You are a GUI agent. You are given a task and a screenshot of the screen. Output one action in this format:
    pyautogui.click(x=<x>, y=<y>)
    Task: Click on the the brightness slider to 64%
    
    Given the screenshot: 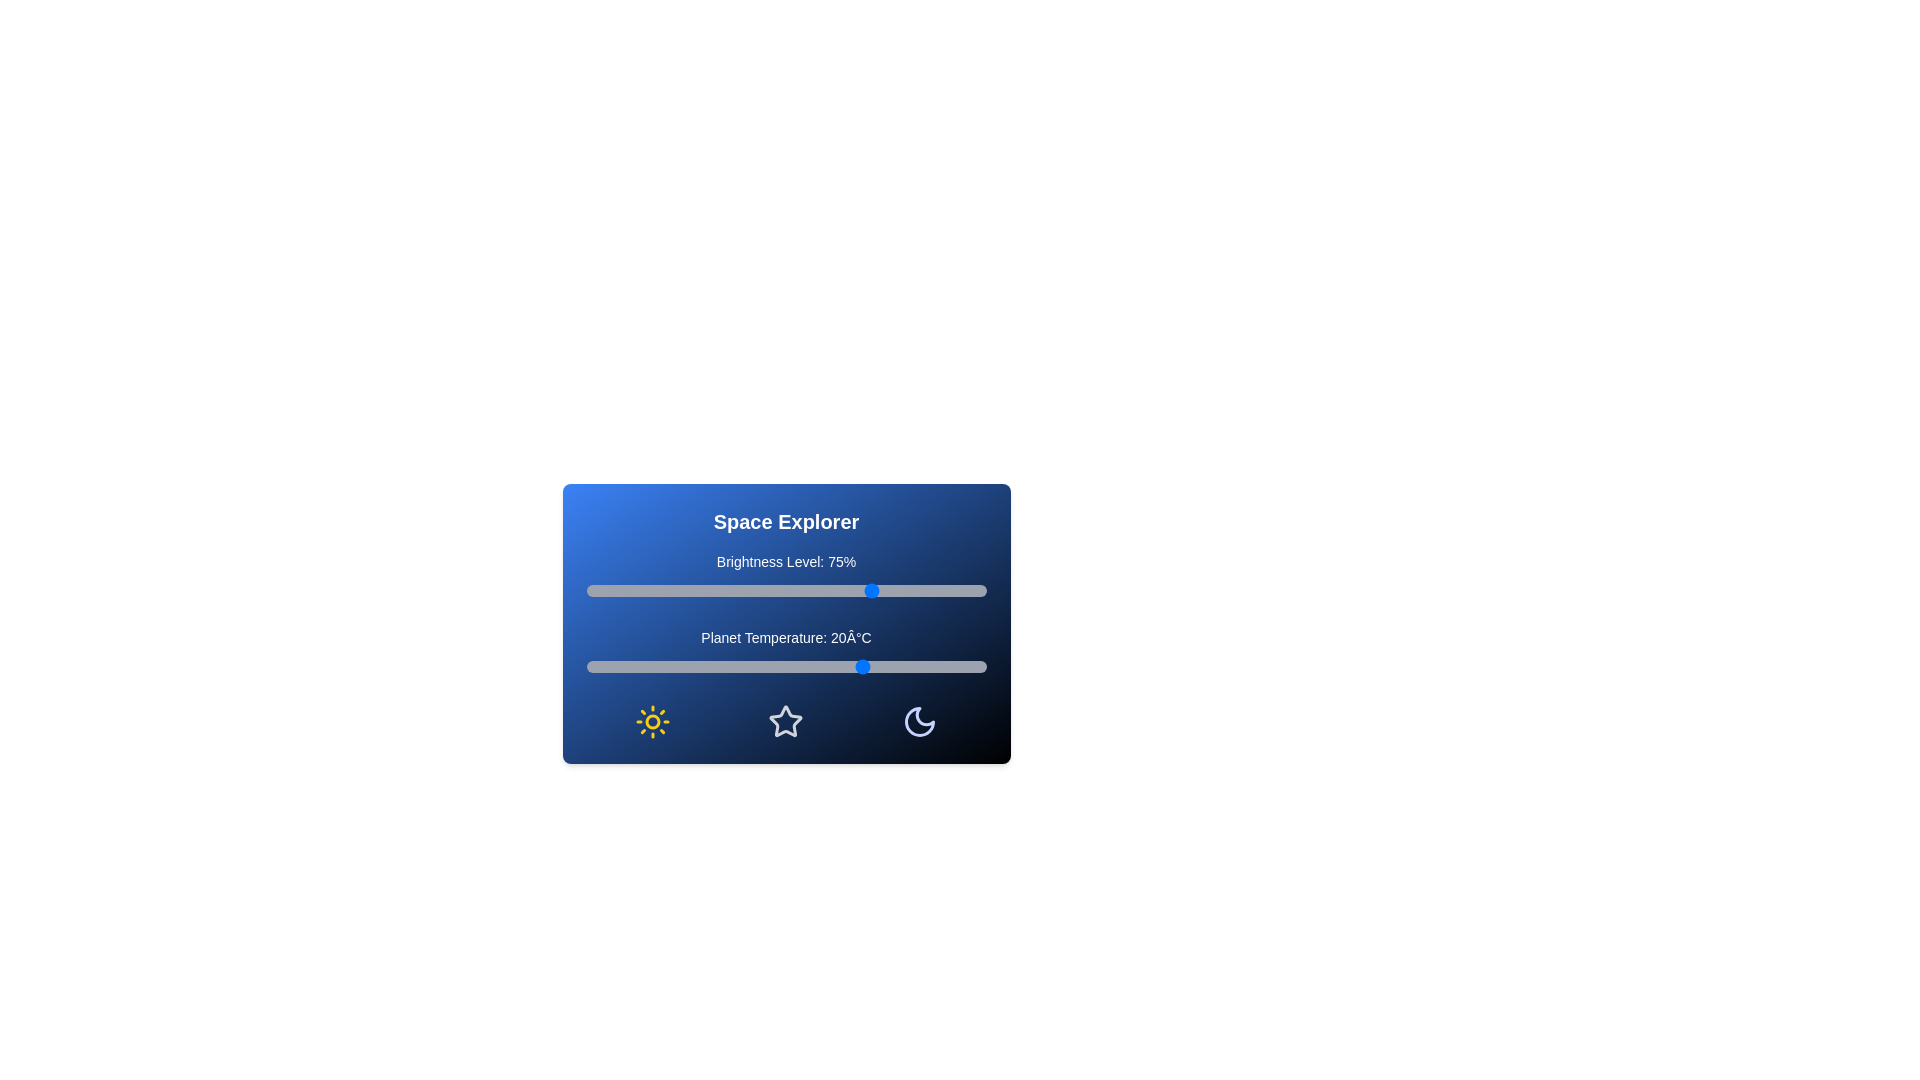 What is the action you would take?
    pyautogui.click(x=826, y=589)
    